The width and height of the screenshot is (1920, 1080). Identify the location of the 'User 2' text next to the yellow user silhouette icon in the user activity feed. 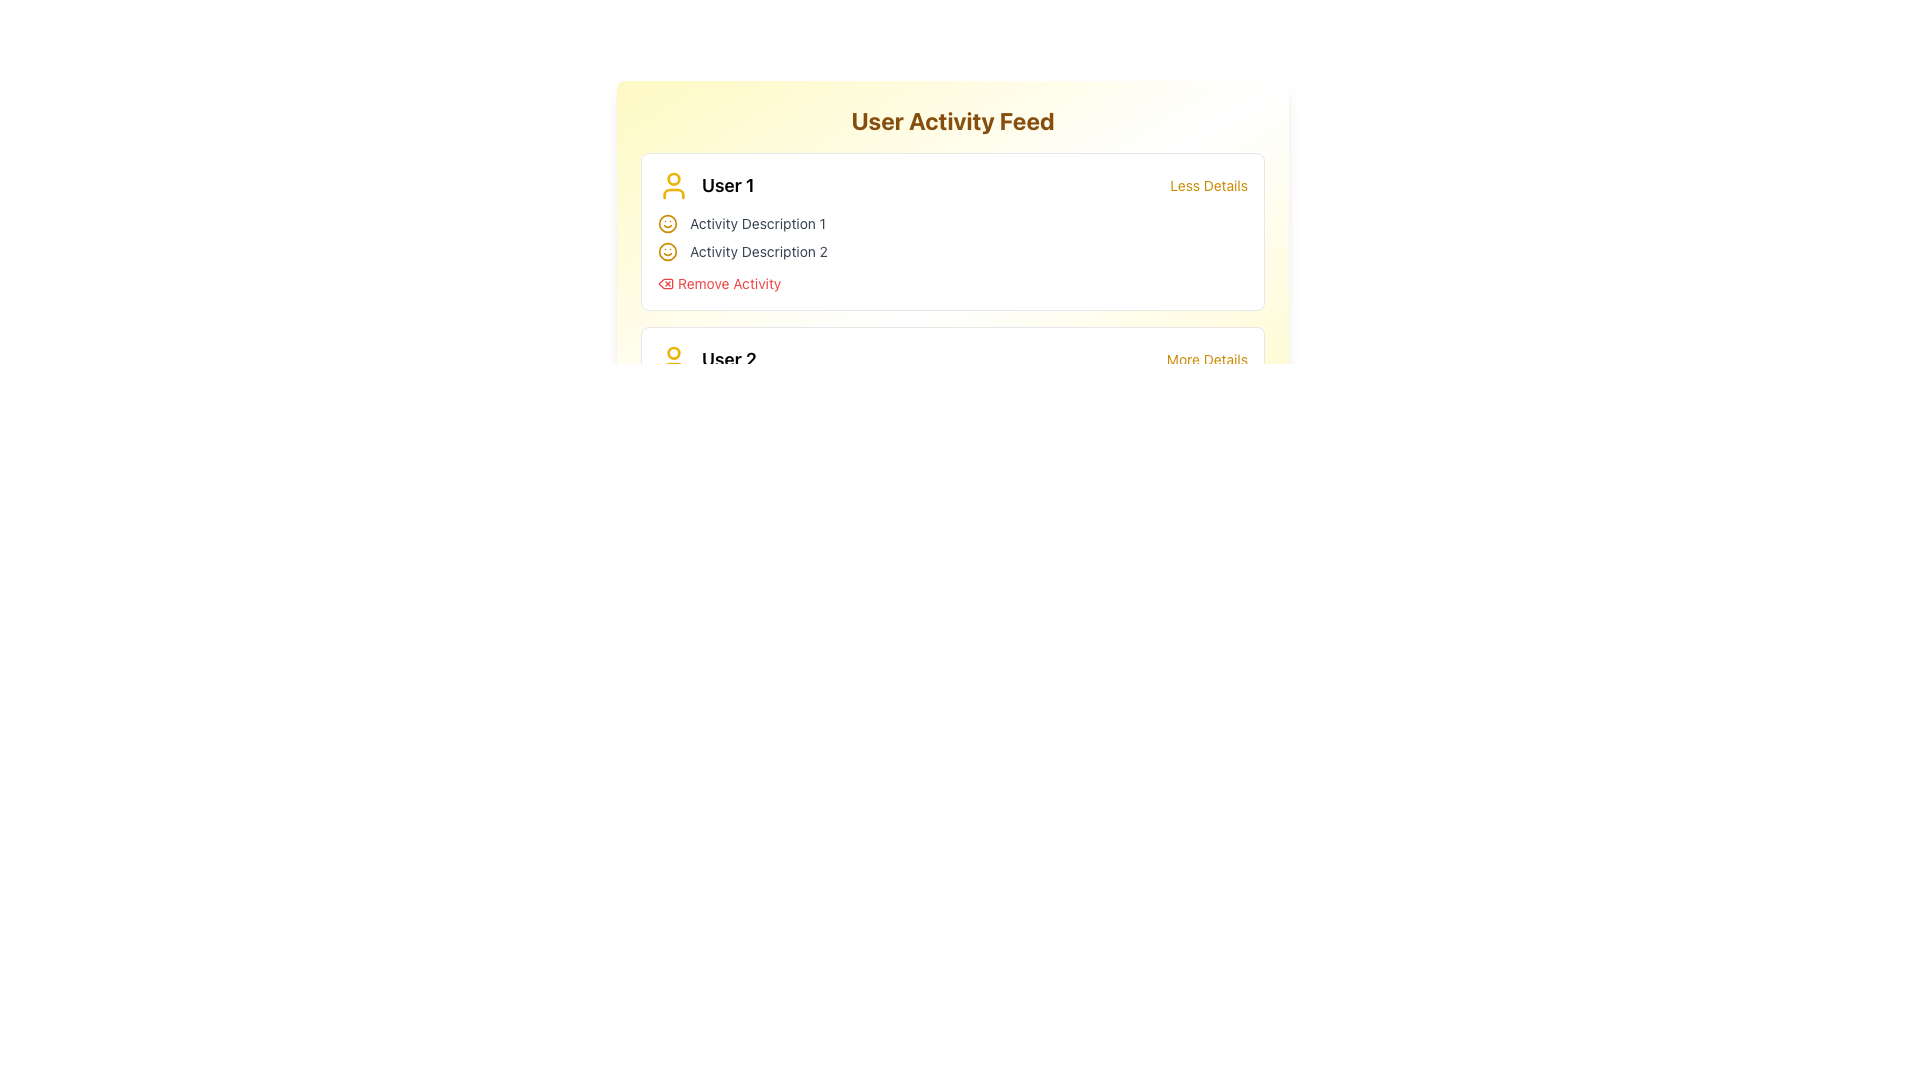
(706, 358).